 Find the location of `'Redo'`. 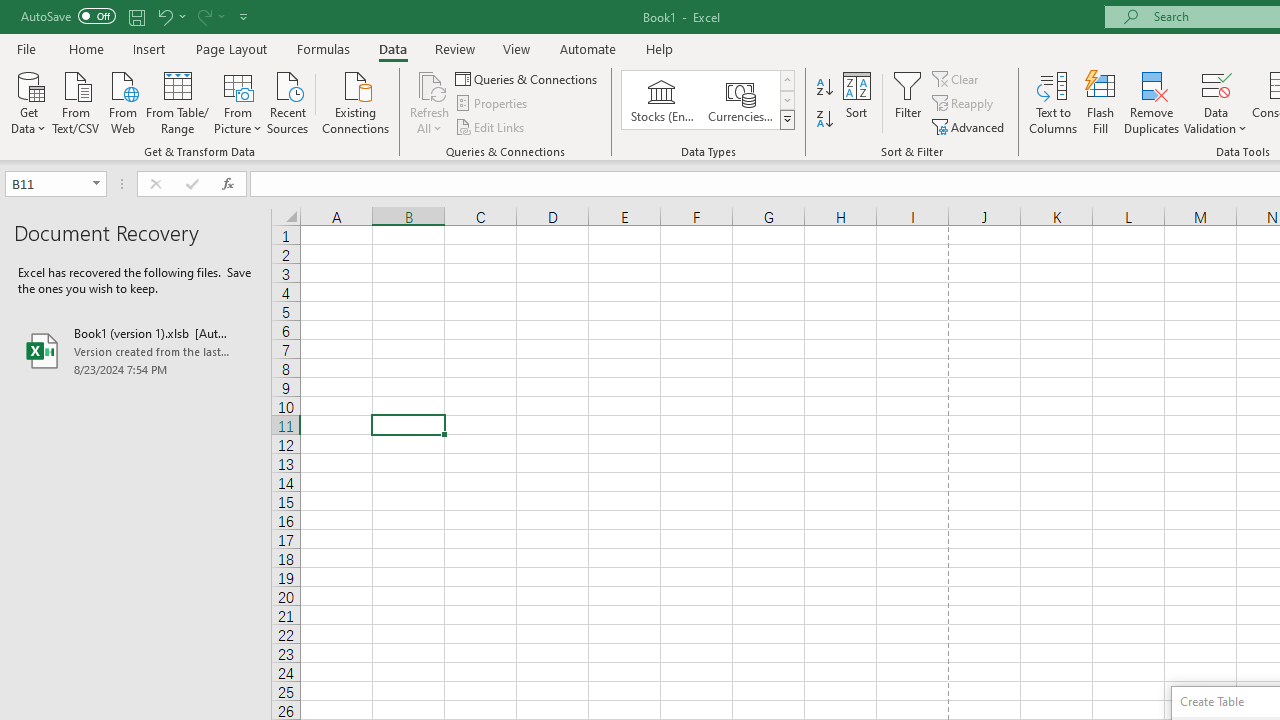

'Redo' is located at coordinates (209, 16).